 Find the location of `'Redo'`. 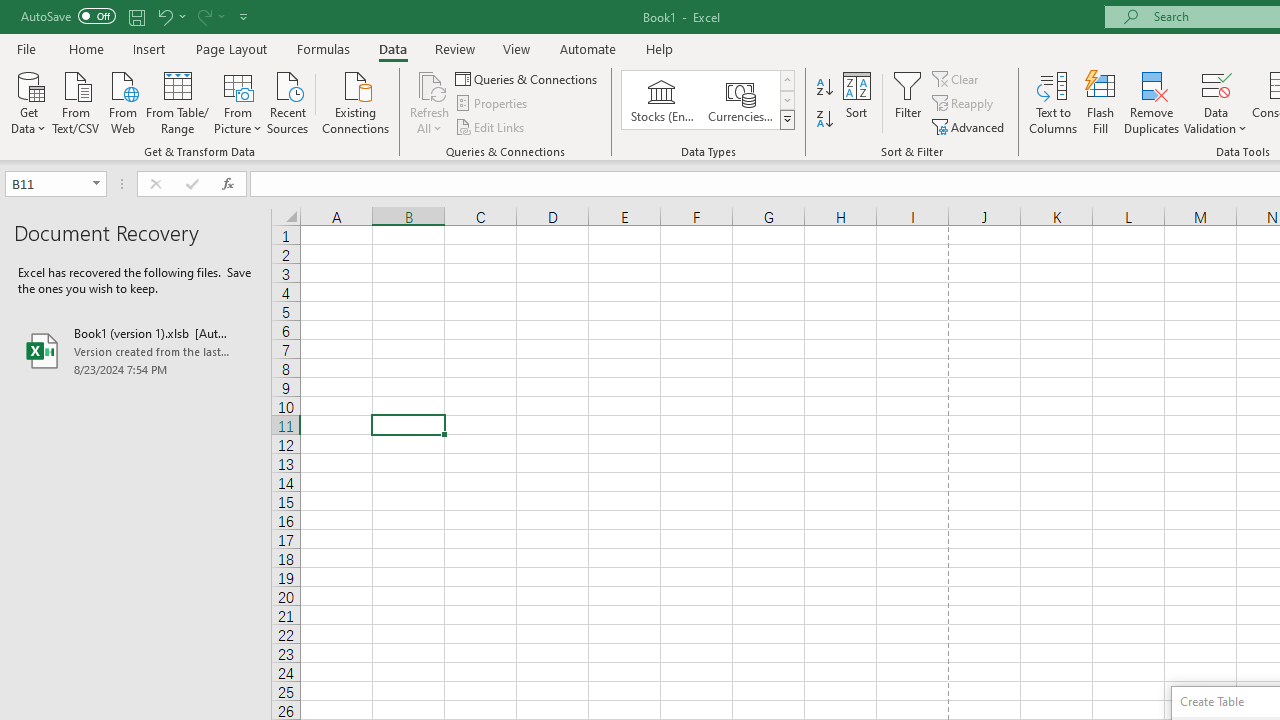

'Redo' is located at coordinates (209, 16).